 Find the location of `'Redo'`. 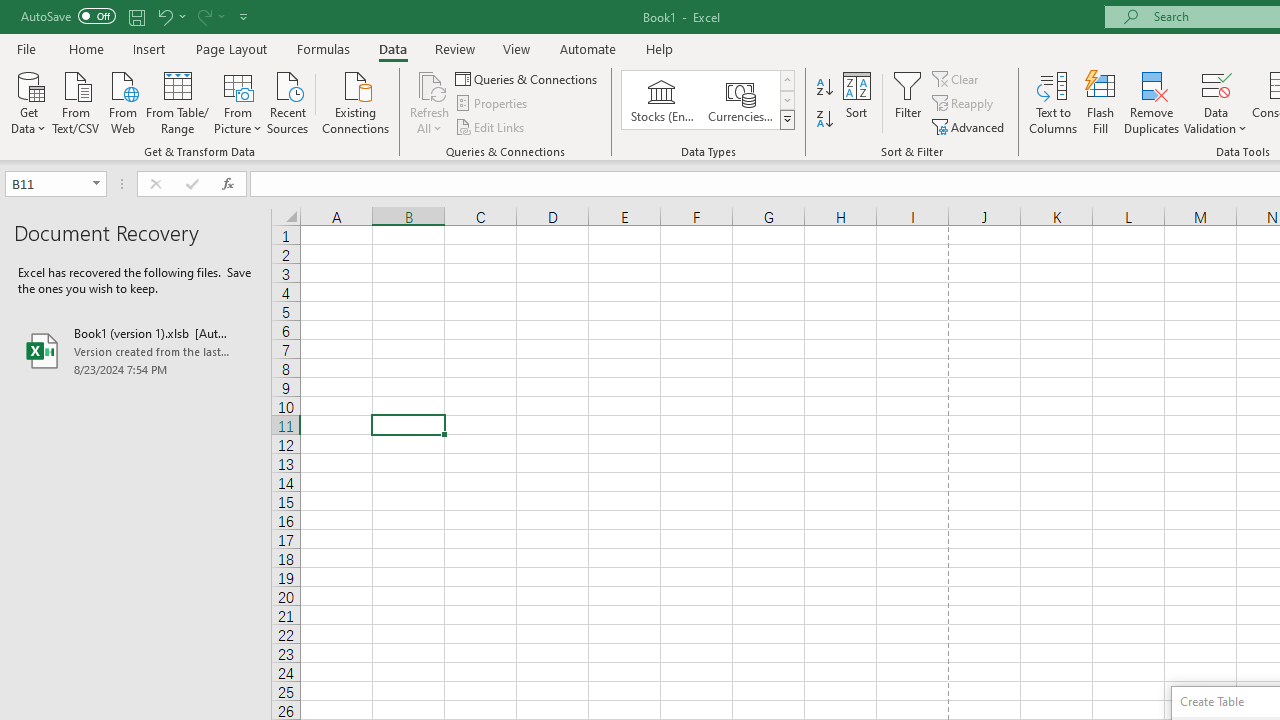

'Redo' is located at coordinates (209, 16).